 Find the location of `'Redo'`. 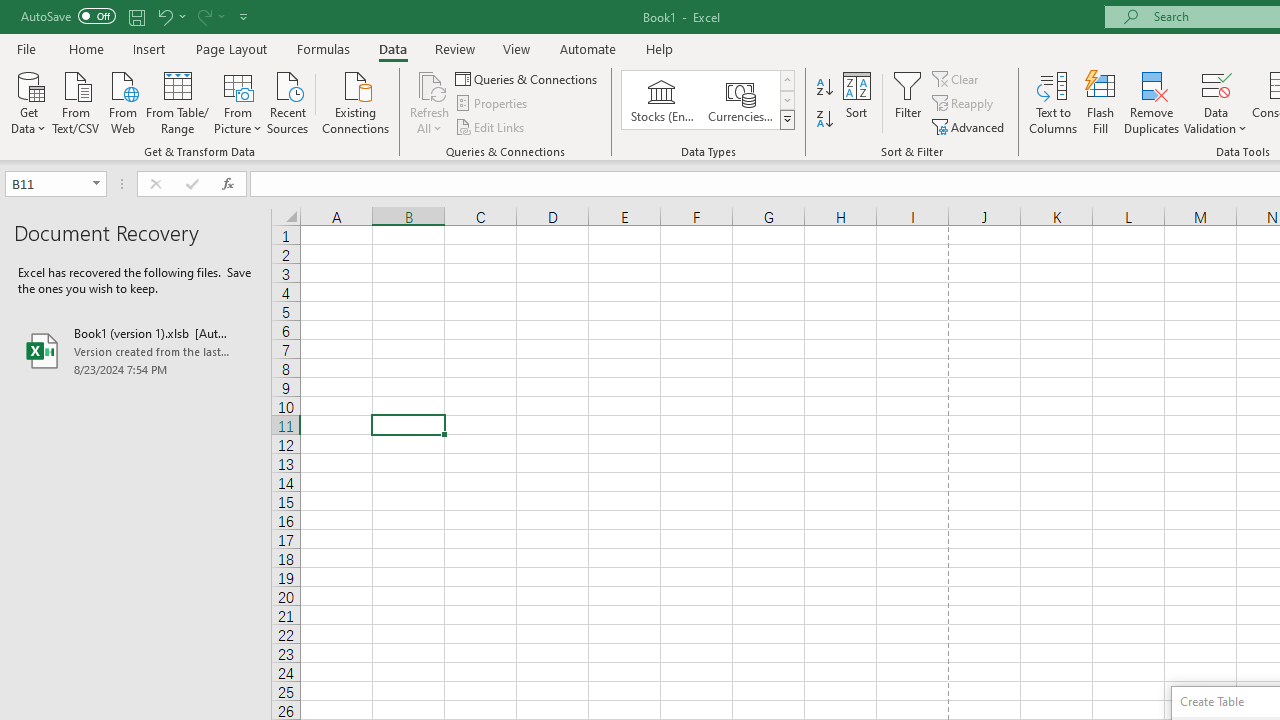

'Redo' is located at coordinates (209, 16).